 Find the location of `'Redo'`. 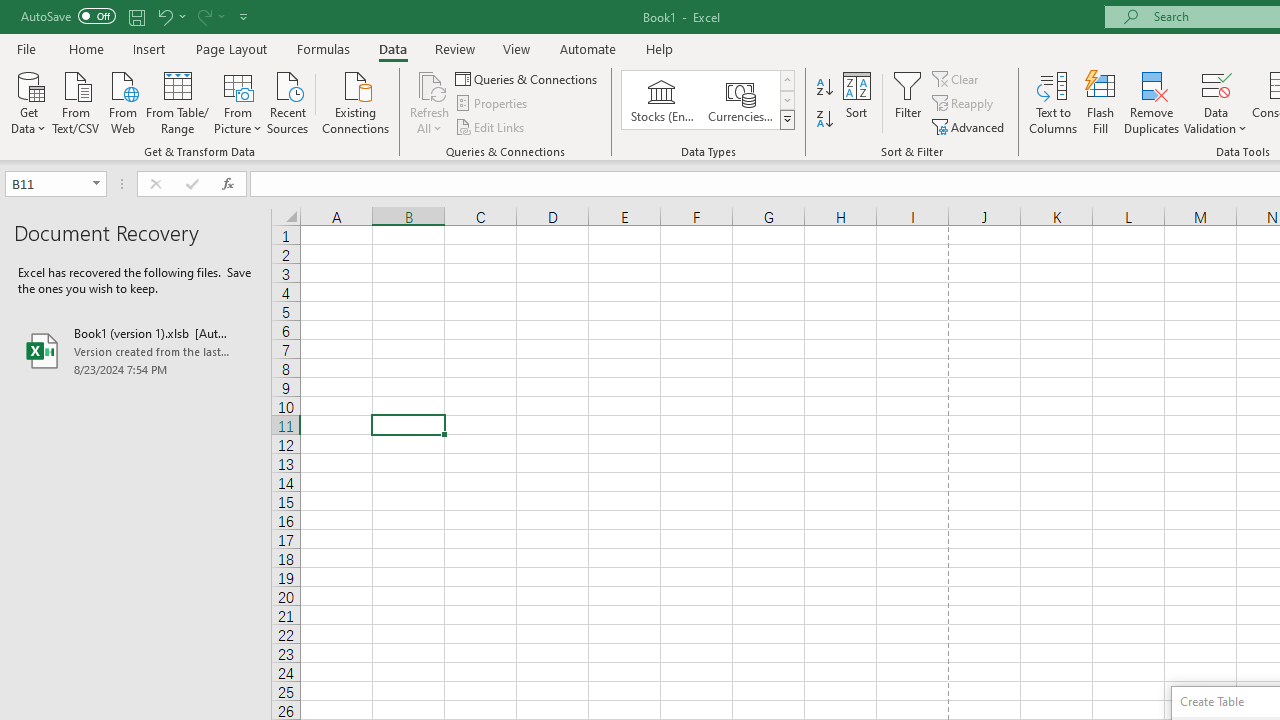

'Redo' is located at coordinates (209, 16).